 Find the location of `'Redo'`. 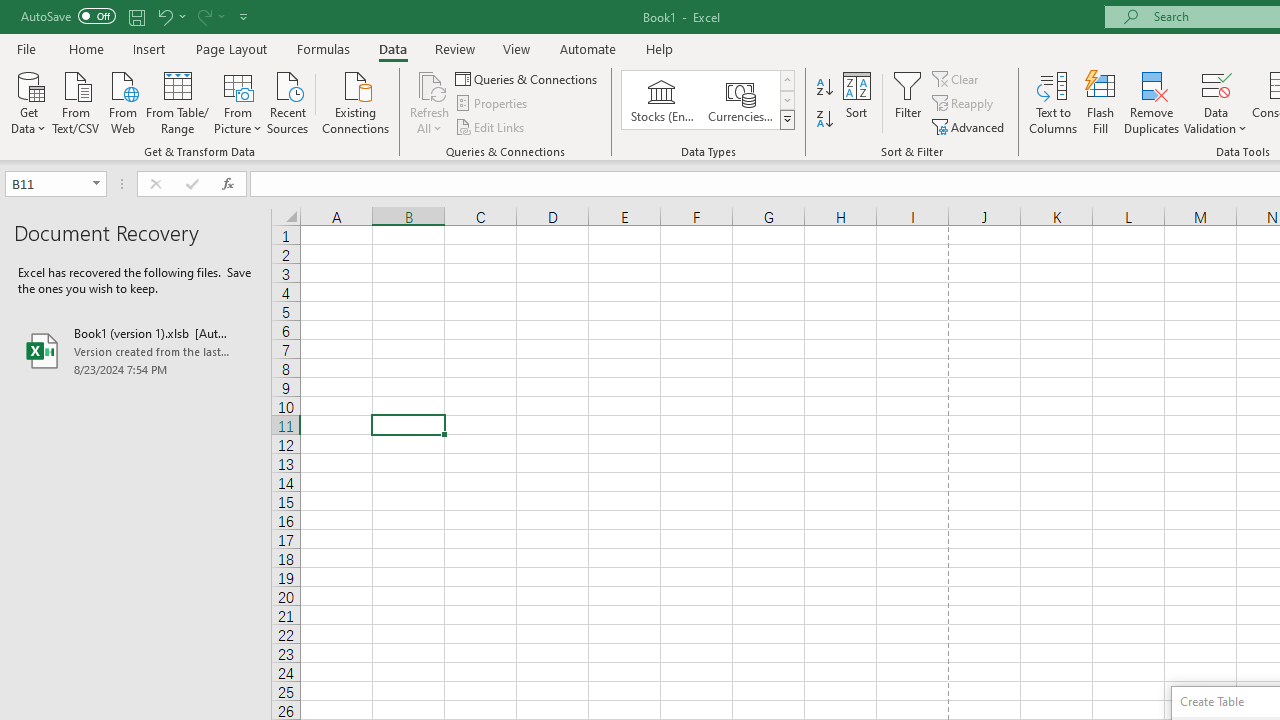

'Redo' is located at coordinates (209, 16).